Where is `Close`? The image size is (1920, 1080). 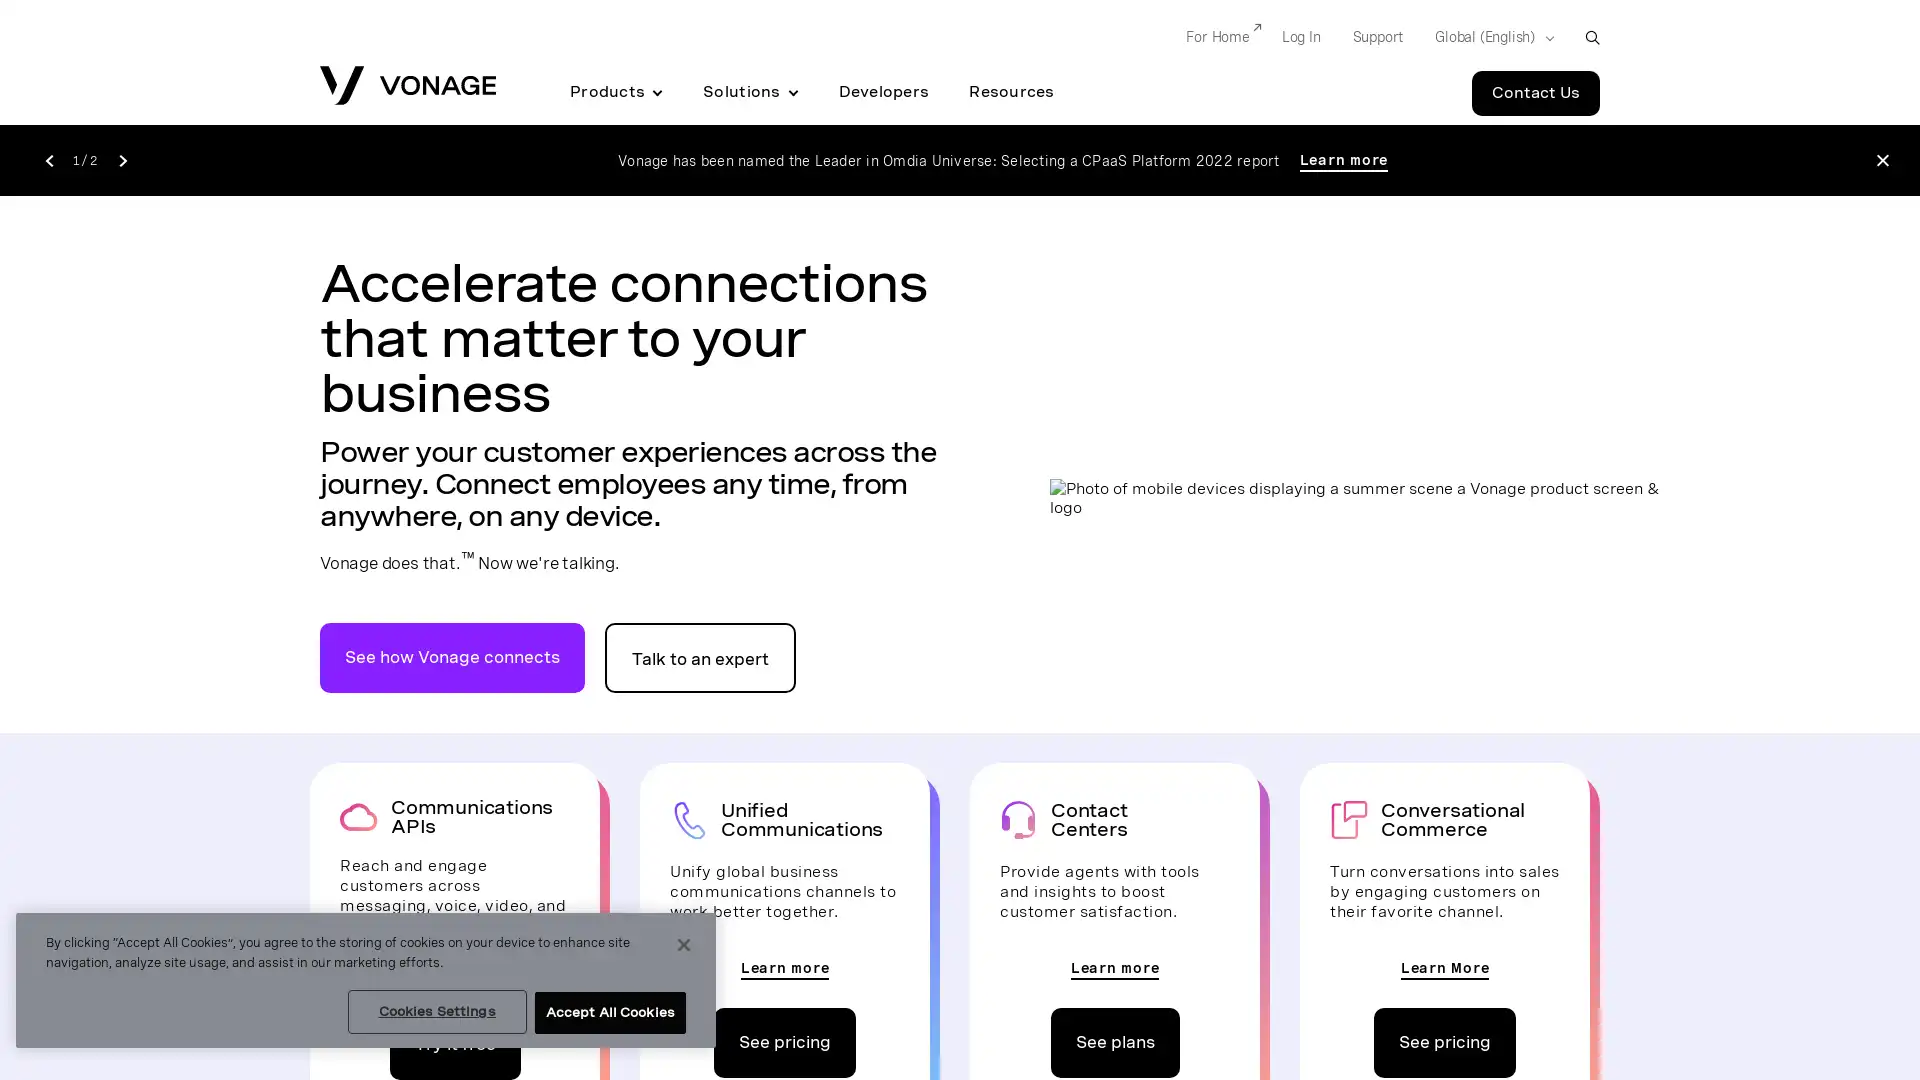 Close is located at coordinates (684, 945).